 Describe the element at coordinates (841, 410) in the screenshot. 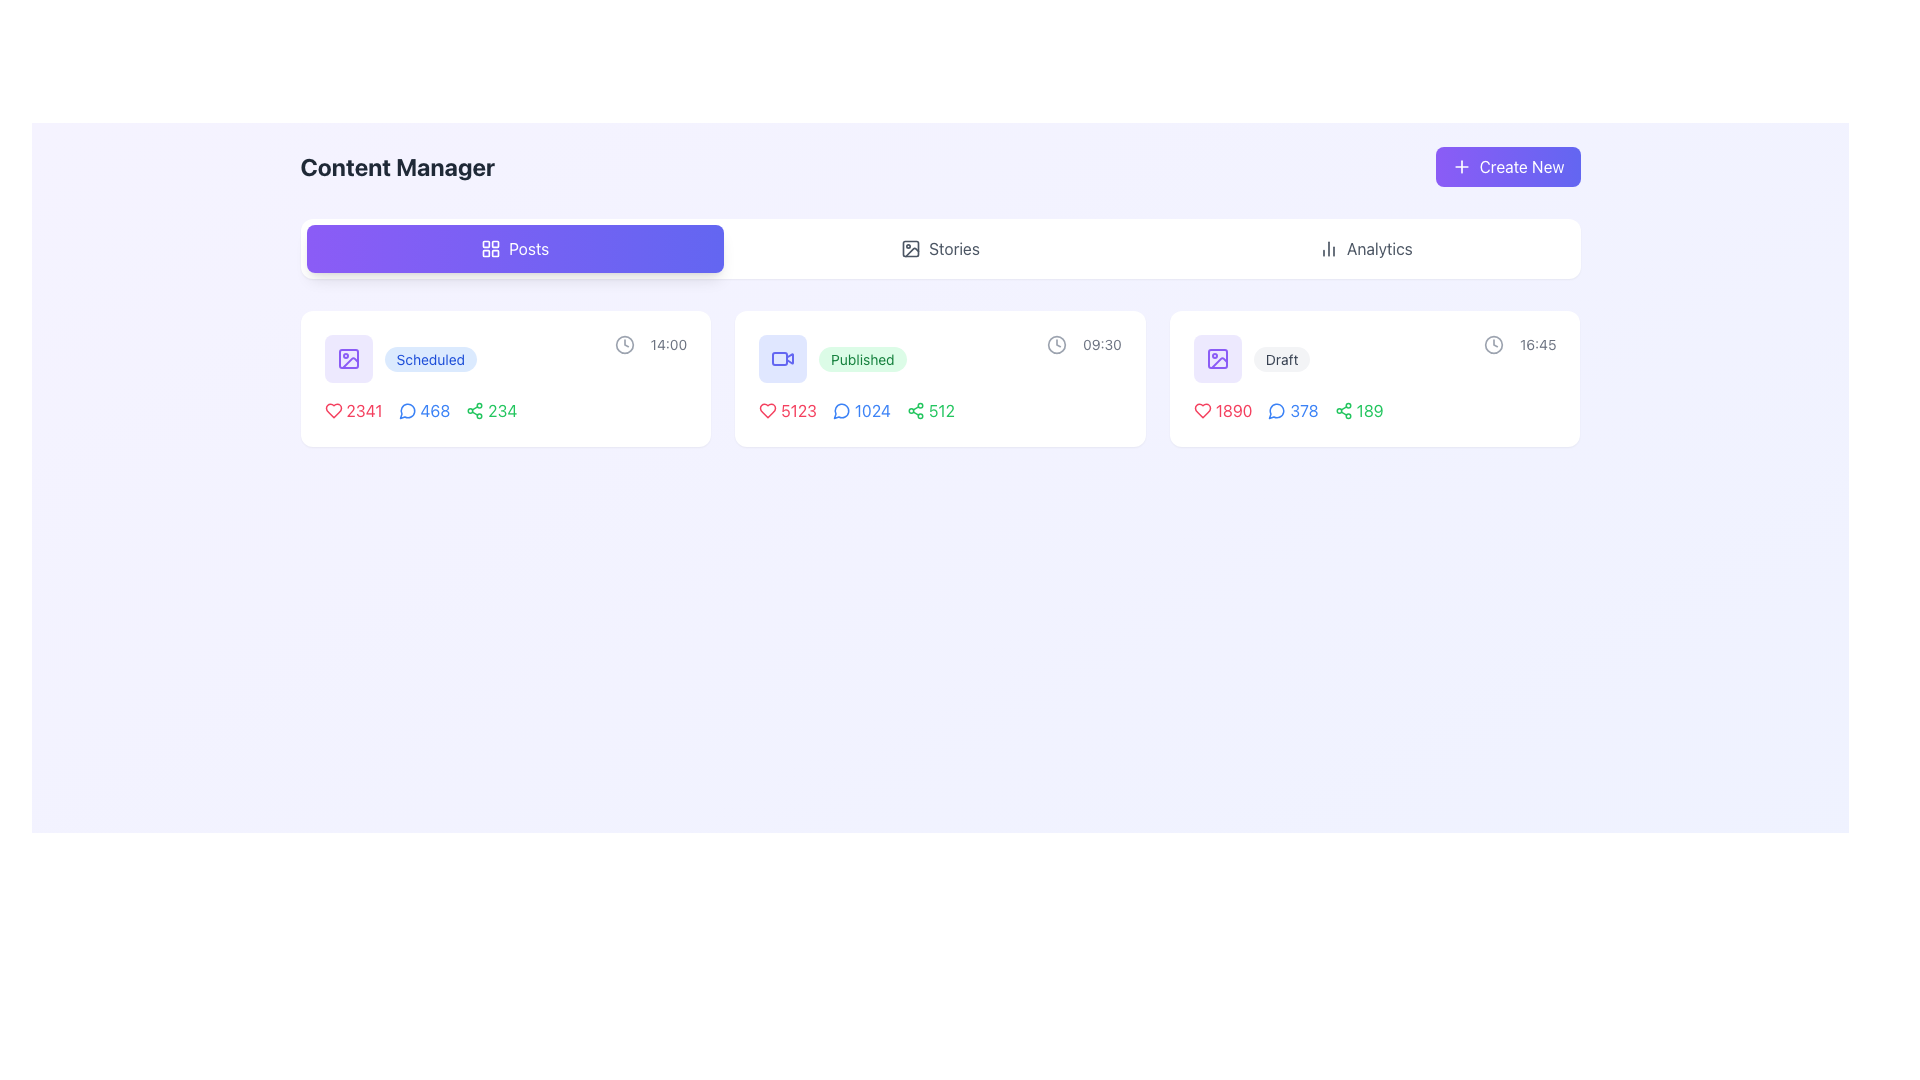

I see `the SVG icon resembling a message bubble located to the left of the number 1024 in the middle card representing a published post` at that location.